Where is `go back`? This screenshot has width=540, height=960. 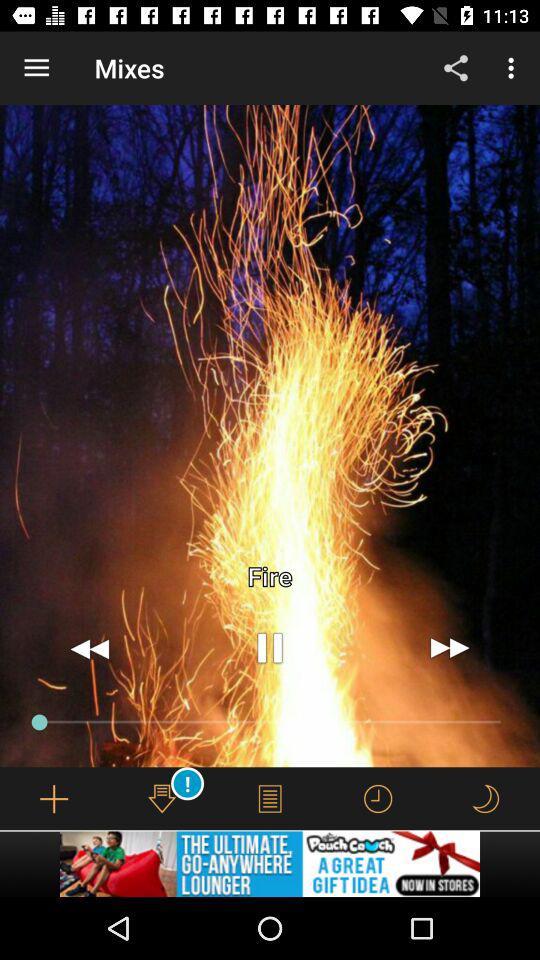 go back is located at coordinates (89, 647).